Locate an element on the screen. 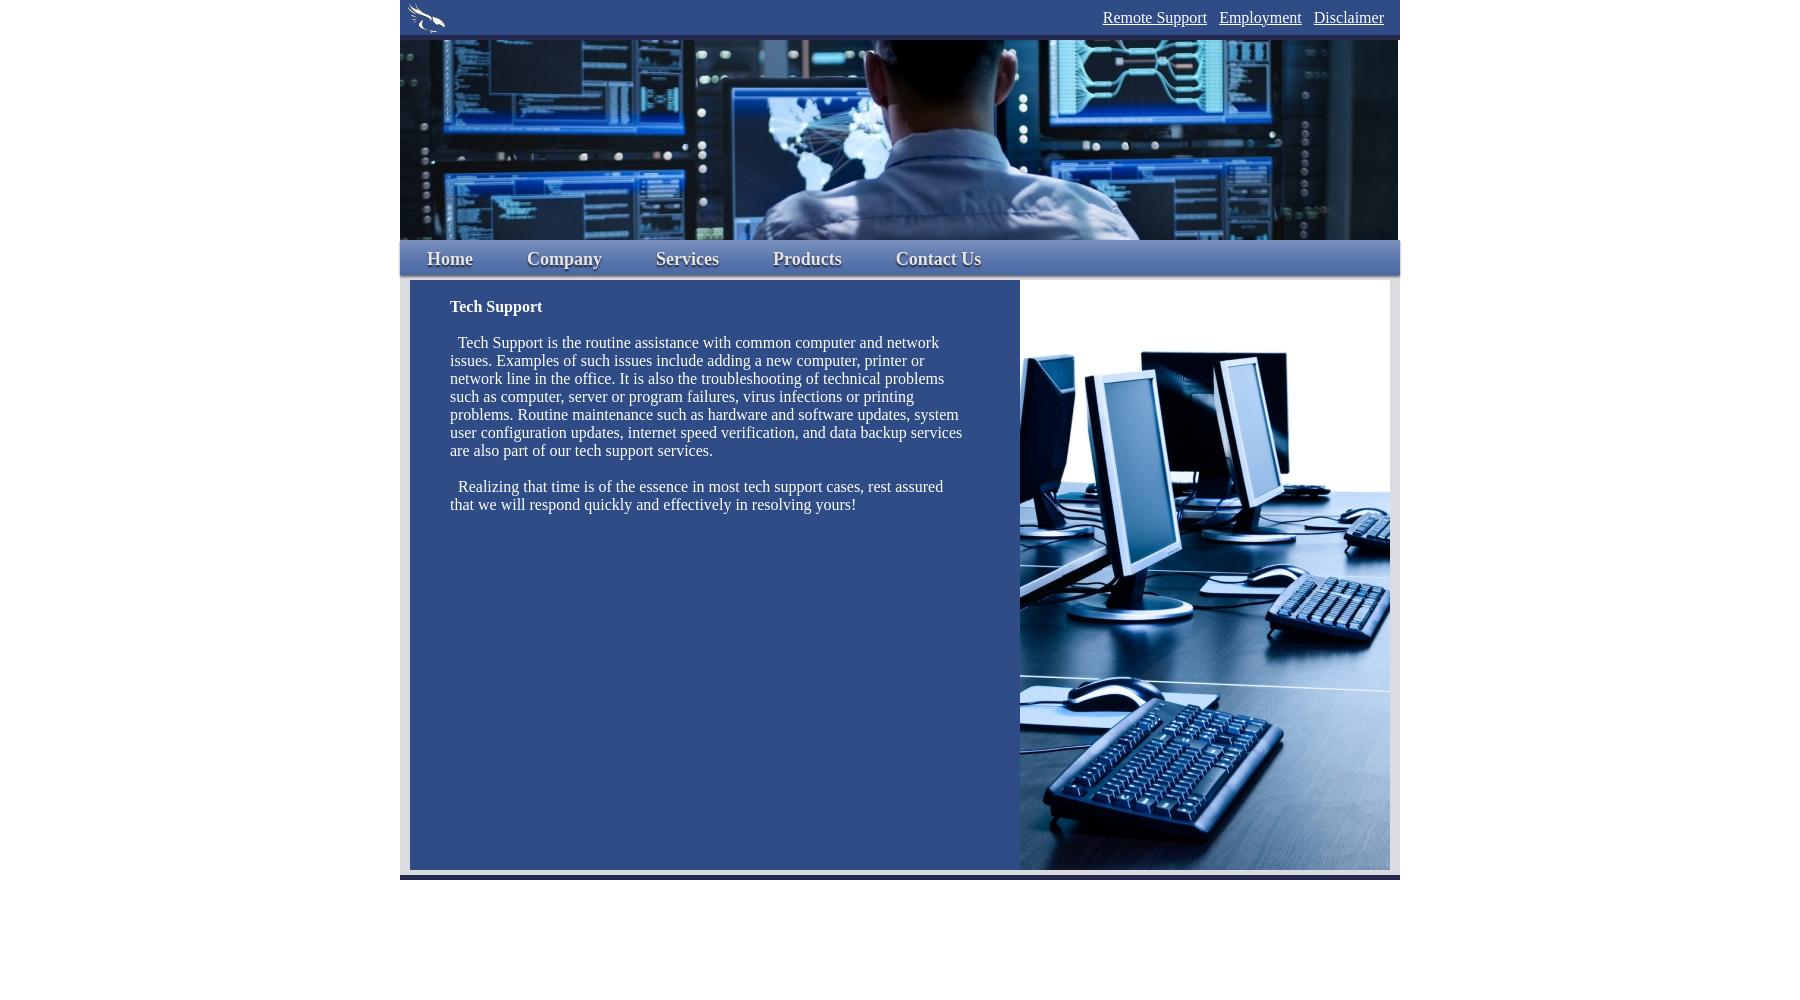 This screenshot has width=1800, height=1000. 'Services' is located at coordinates (655, 259).